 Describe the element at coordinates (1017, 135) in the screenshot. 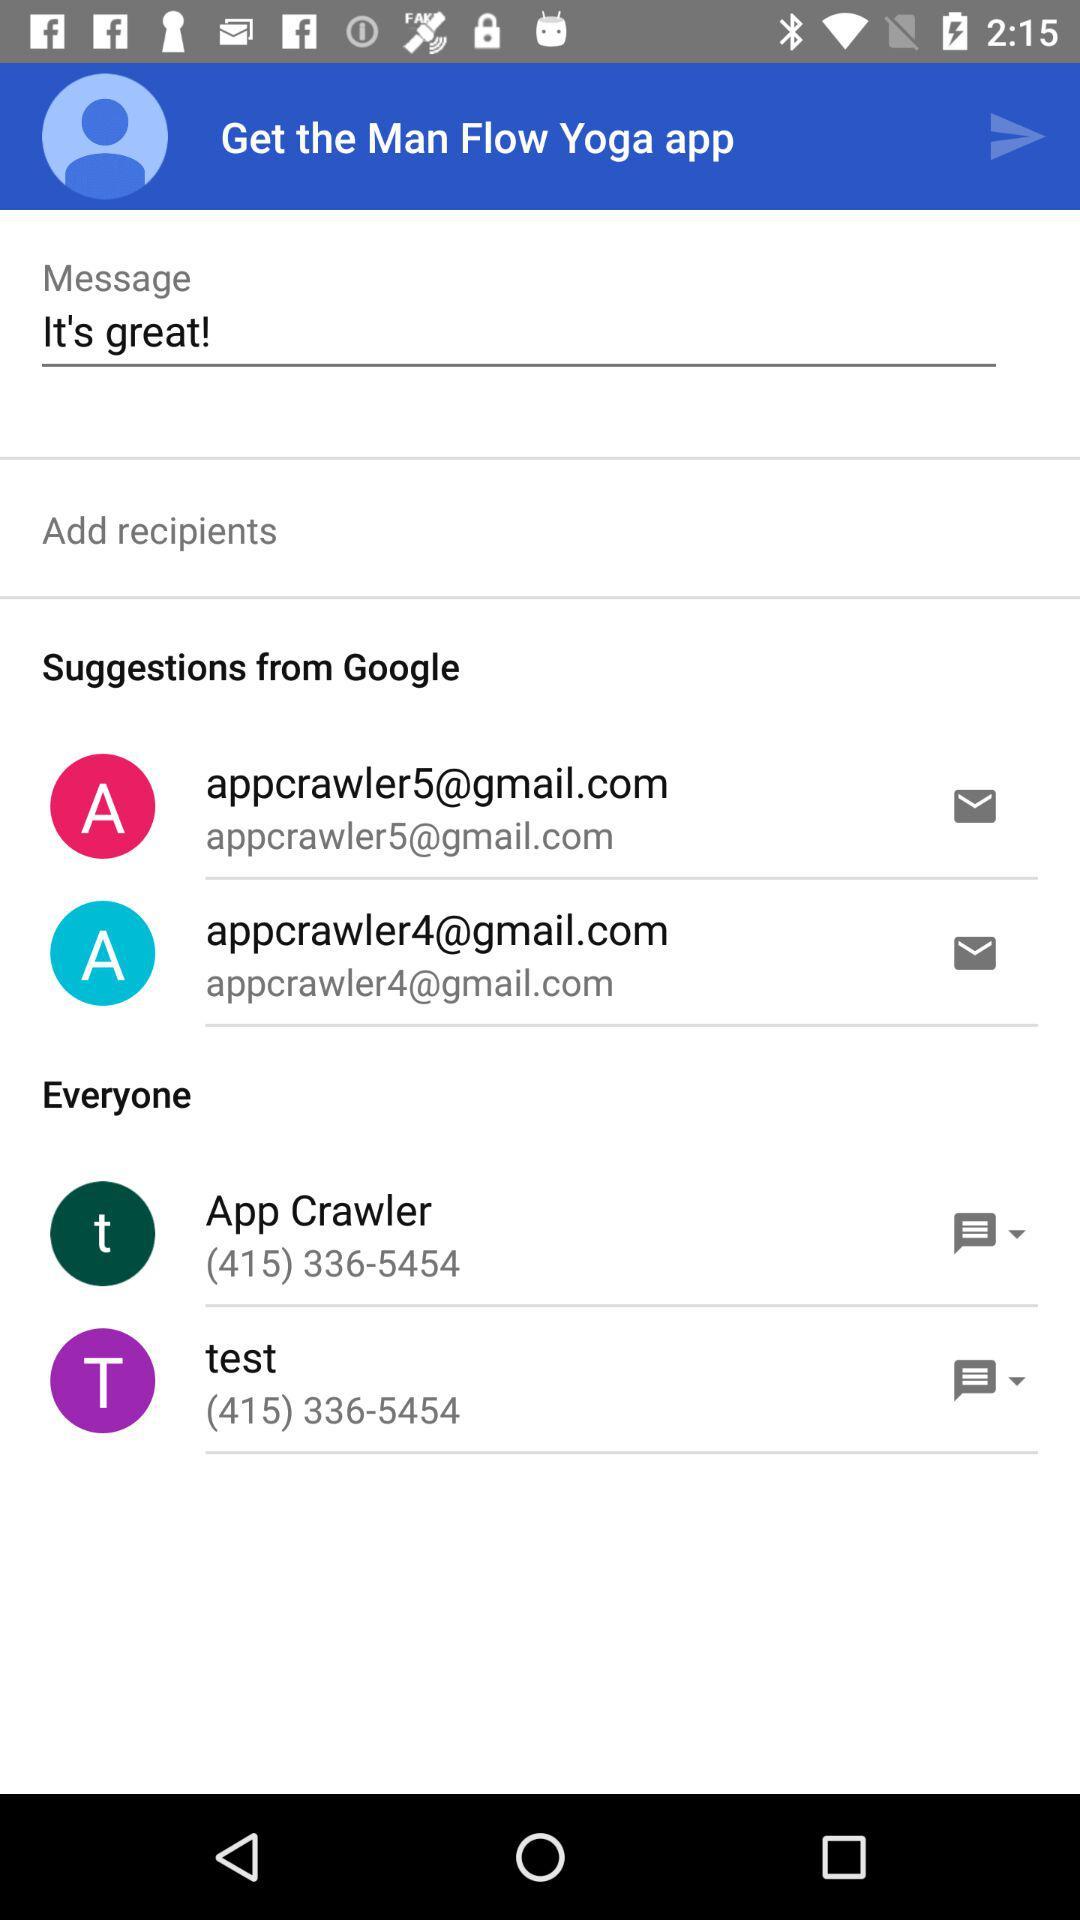

I see `the item at the top right corner` at that location.